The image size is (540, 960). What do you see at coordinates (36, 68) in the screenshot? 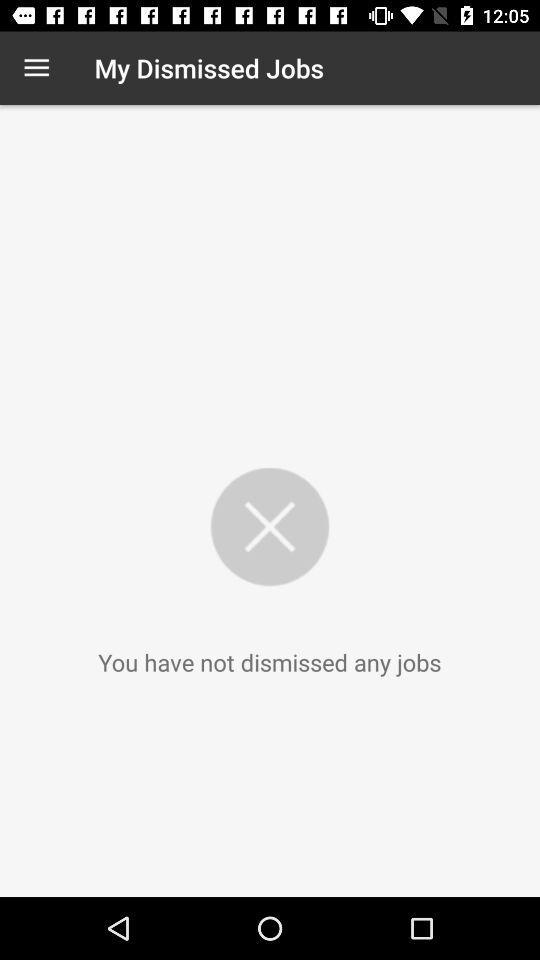
I see `item to the left of the my dismissed jobs` at bounding box center [36, 68].